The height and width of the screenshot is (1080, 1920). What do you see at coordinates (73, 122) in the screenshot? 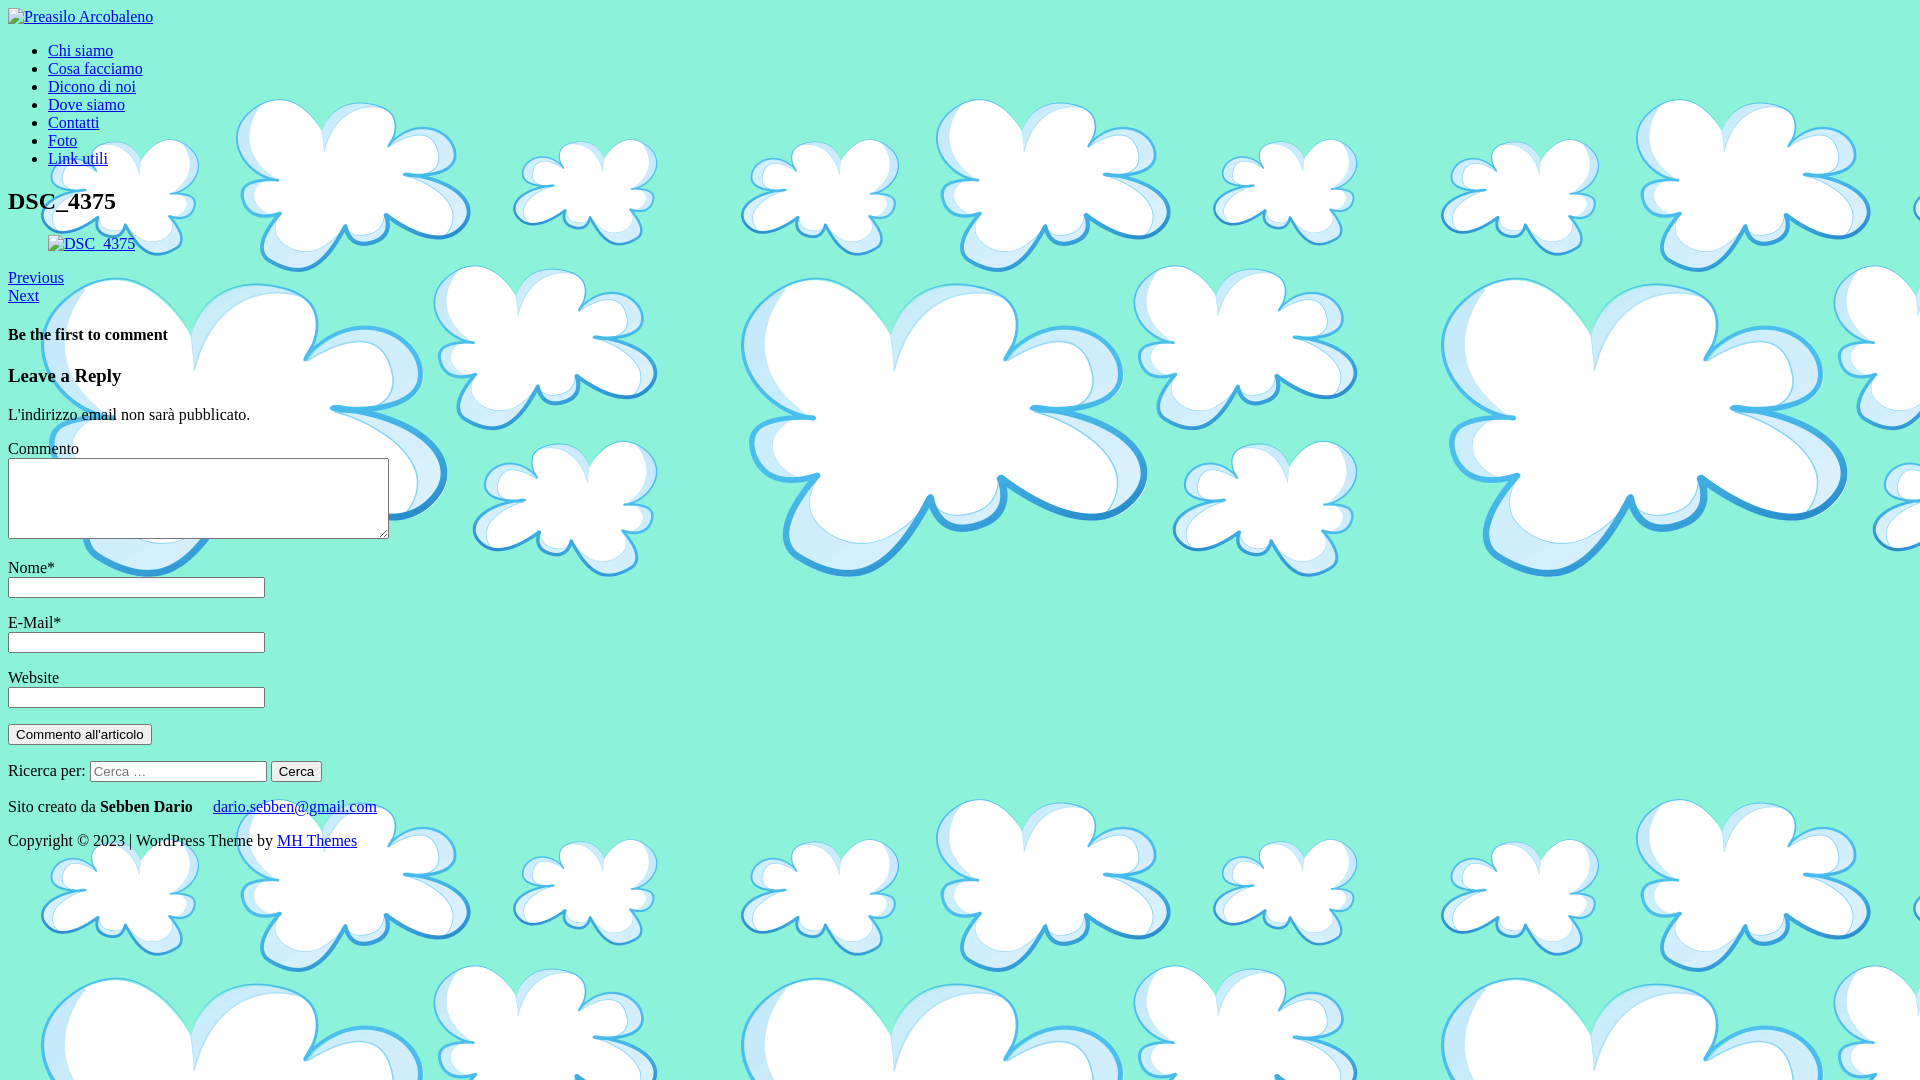
I see `'Contatti'` at bounding box center [73, 122].